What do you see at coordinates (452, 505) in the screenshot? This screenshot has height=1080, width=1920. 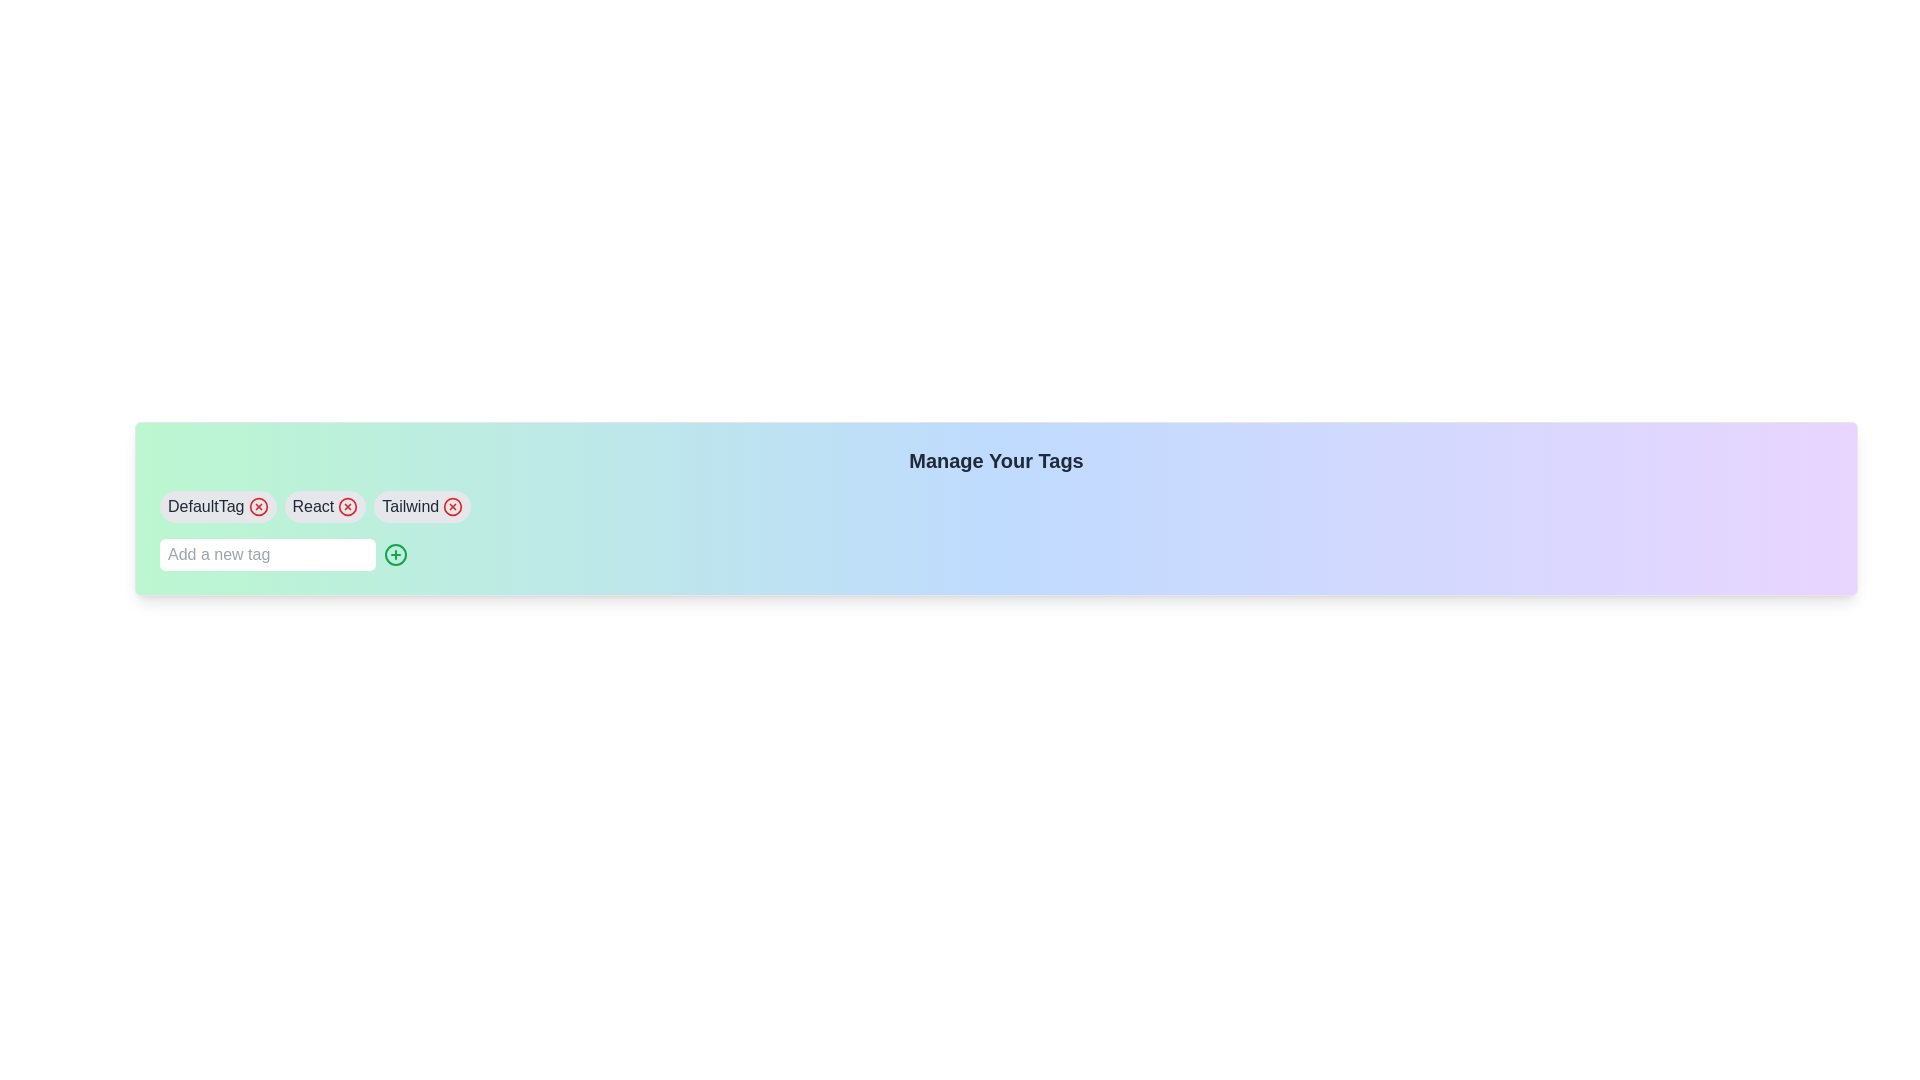 I see `the button located at the end of the 'Tailwind' tag` at bounding box center [452, 505].